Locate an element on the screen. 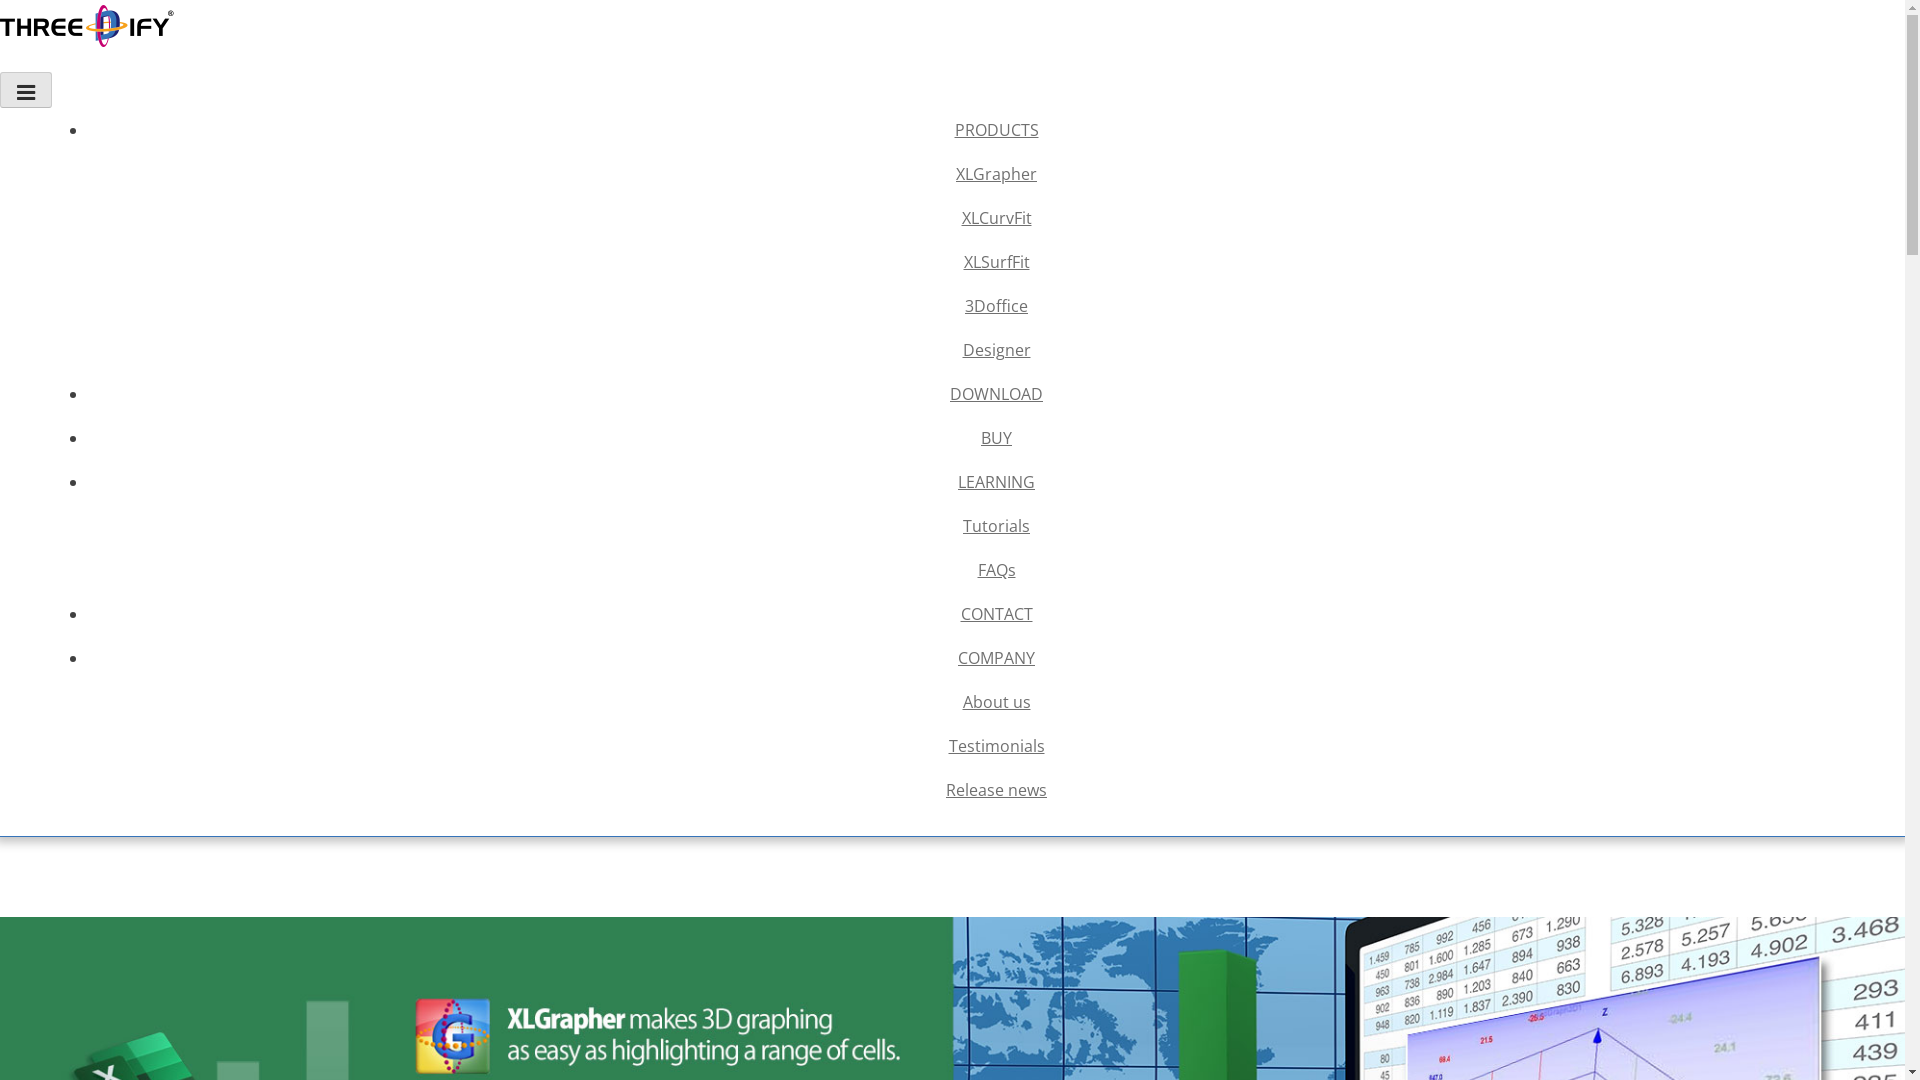 This screenshot has width=1920, height=1080. 'Tutorials' is located at coordinates (91, 524).